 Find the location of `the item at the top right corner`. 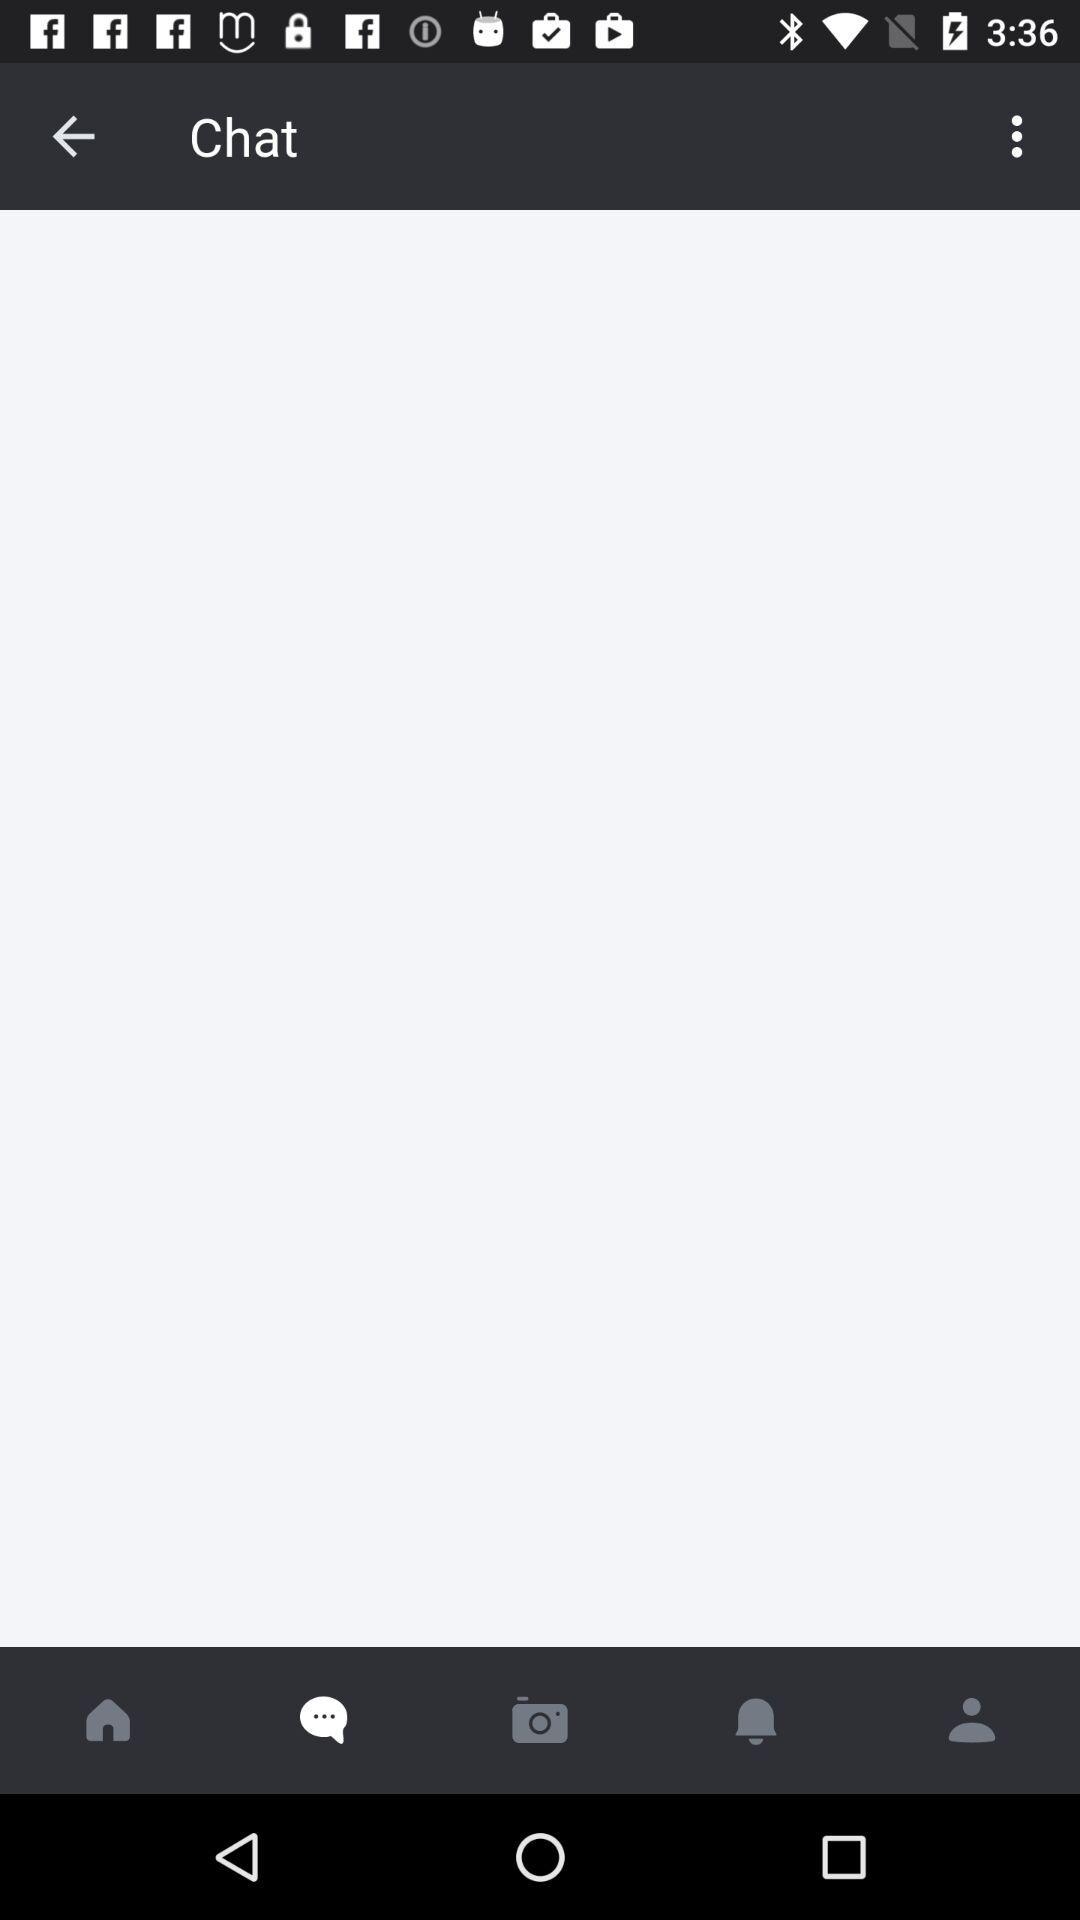

the item at the top right corner is located at coordinates (1017, 135).